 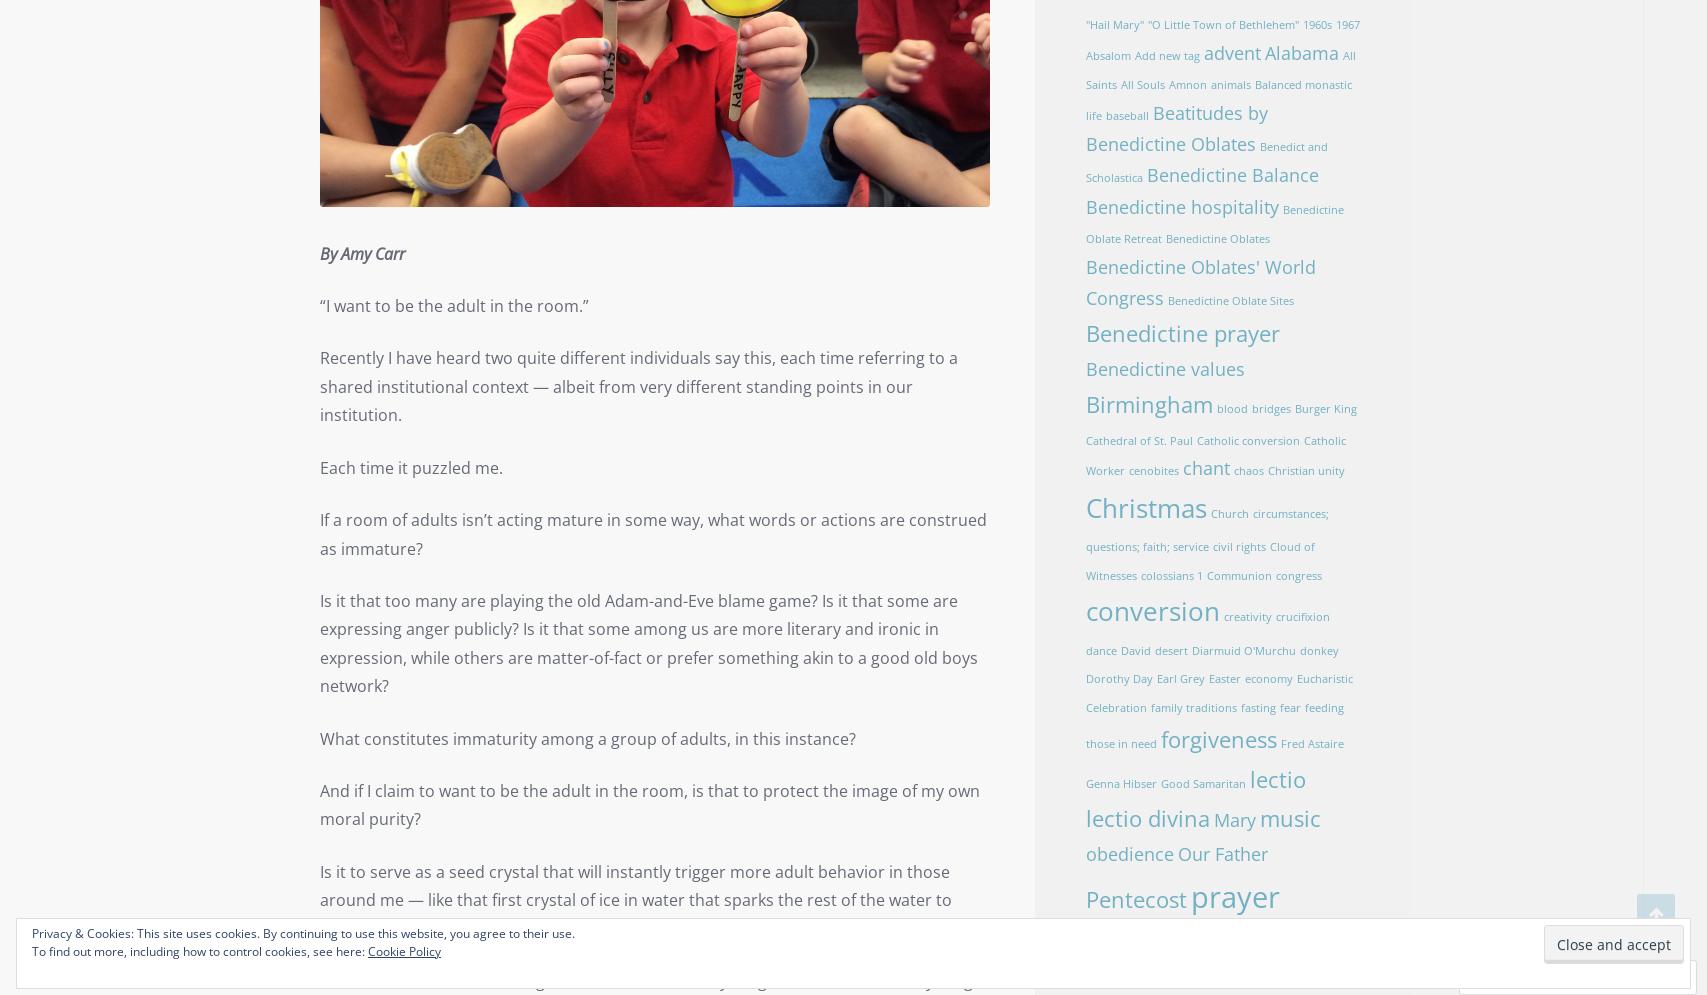 What do you see at coordinates (1216, 99) in the screenshot?
I see `'Balanced monastic life'` at bounding box center [1216, 99].